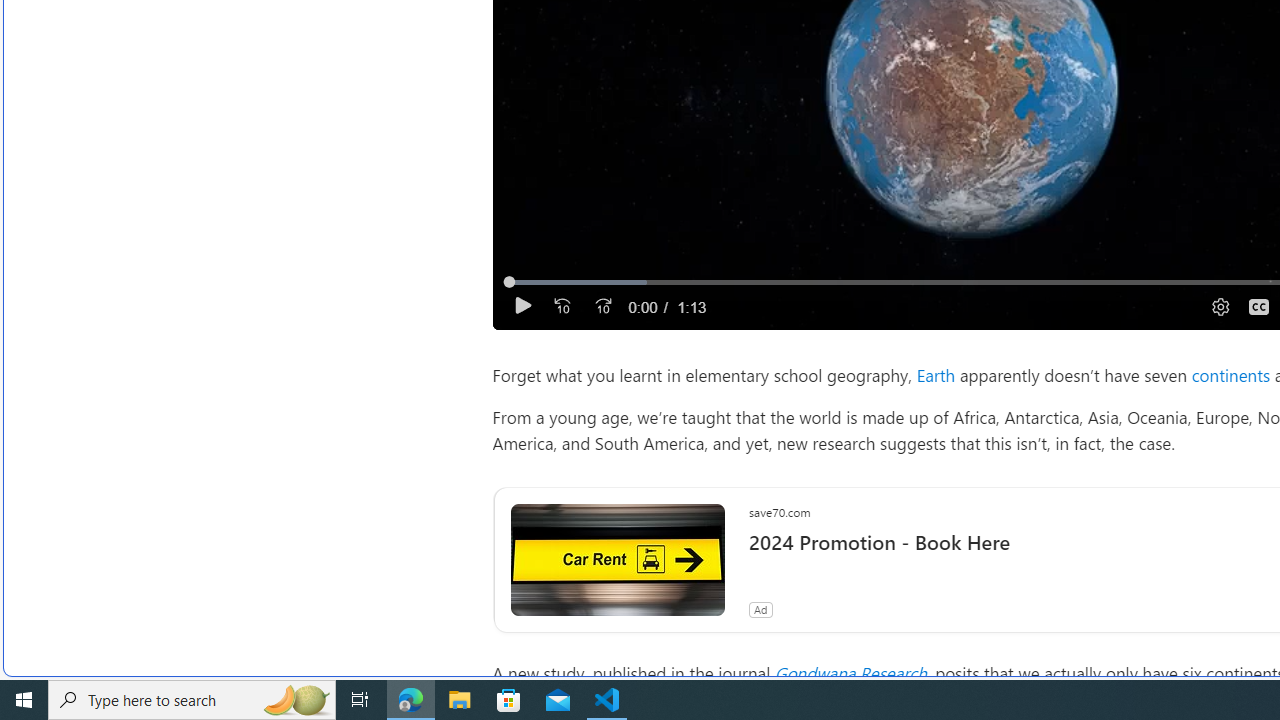  I want to click on 'Seek Back', so click(560, 306).